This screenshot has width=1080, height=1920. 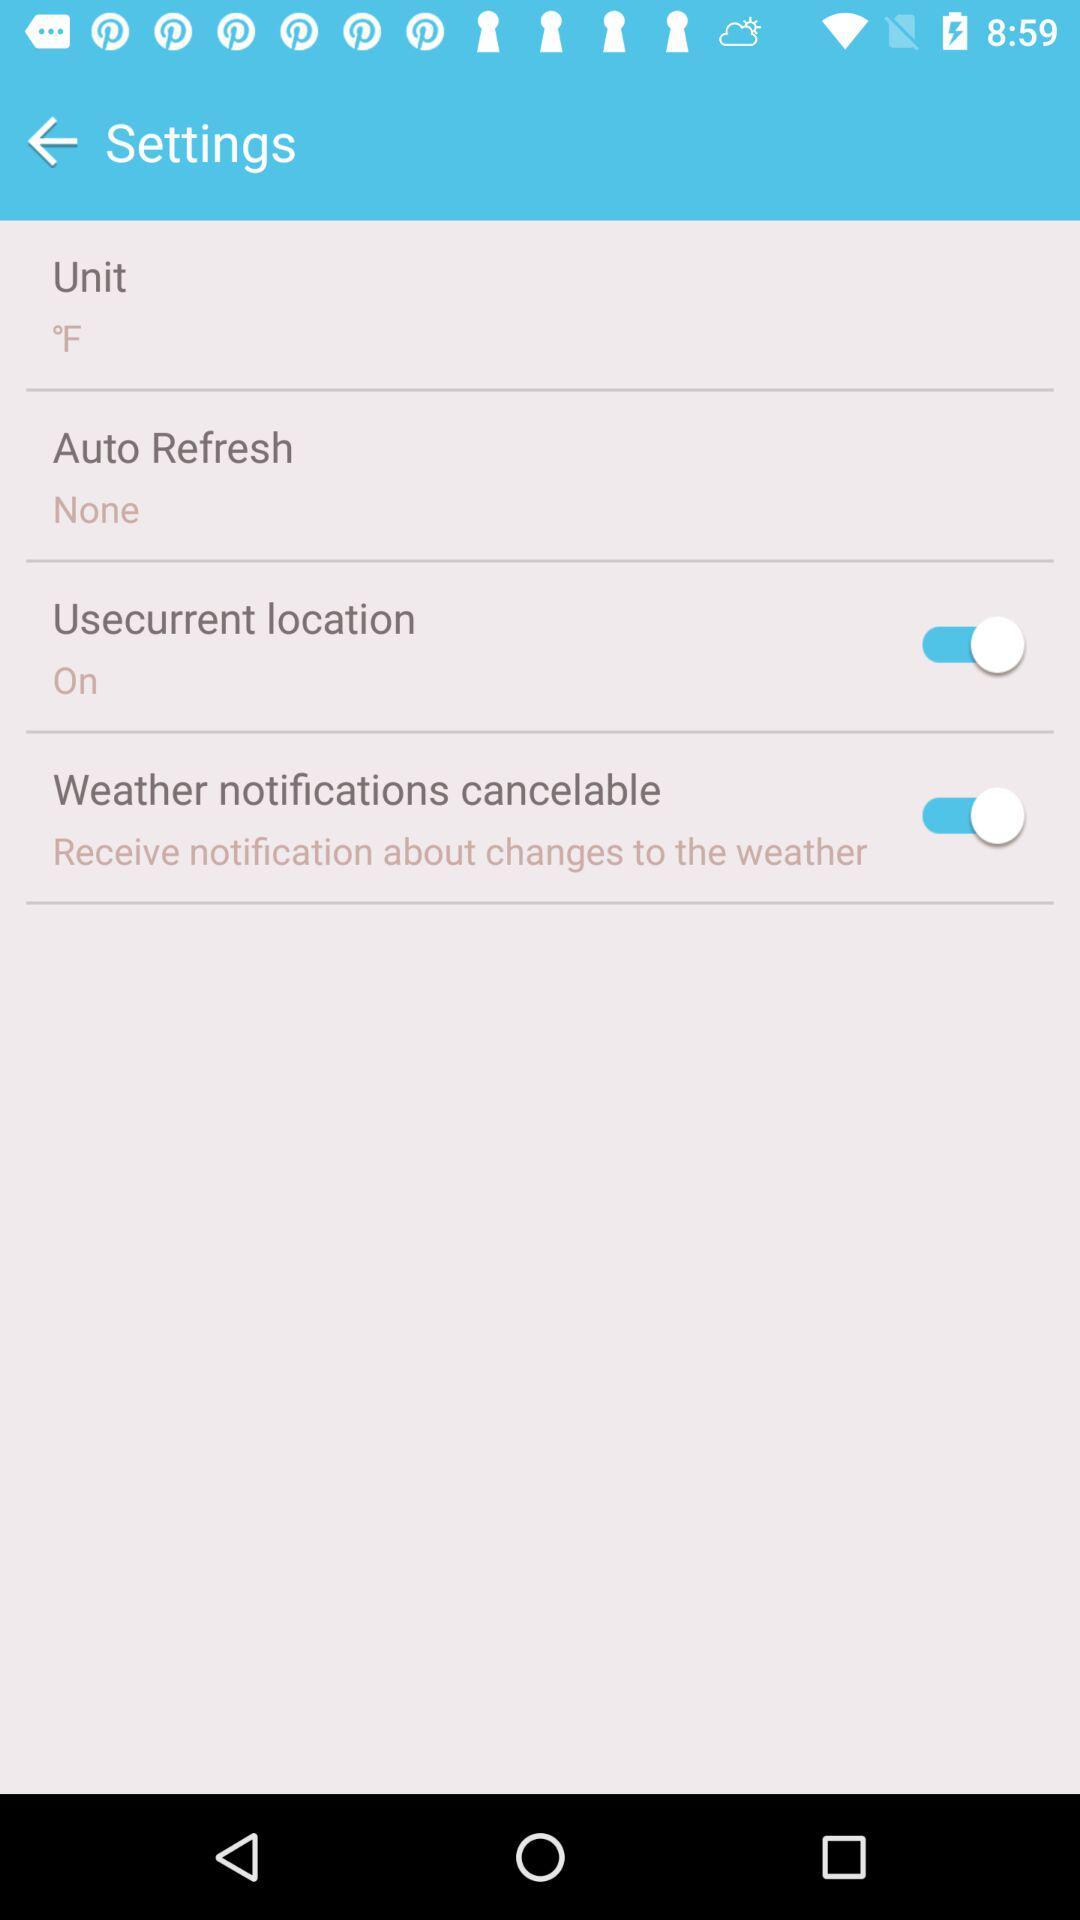 I want to click on the arrow_backward icon, so click(x=51, y=140).